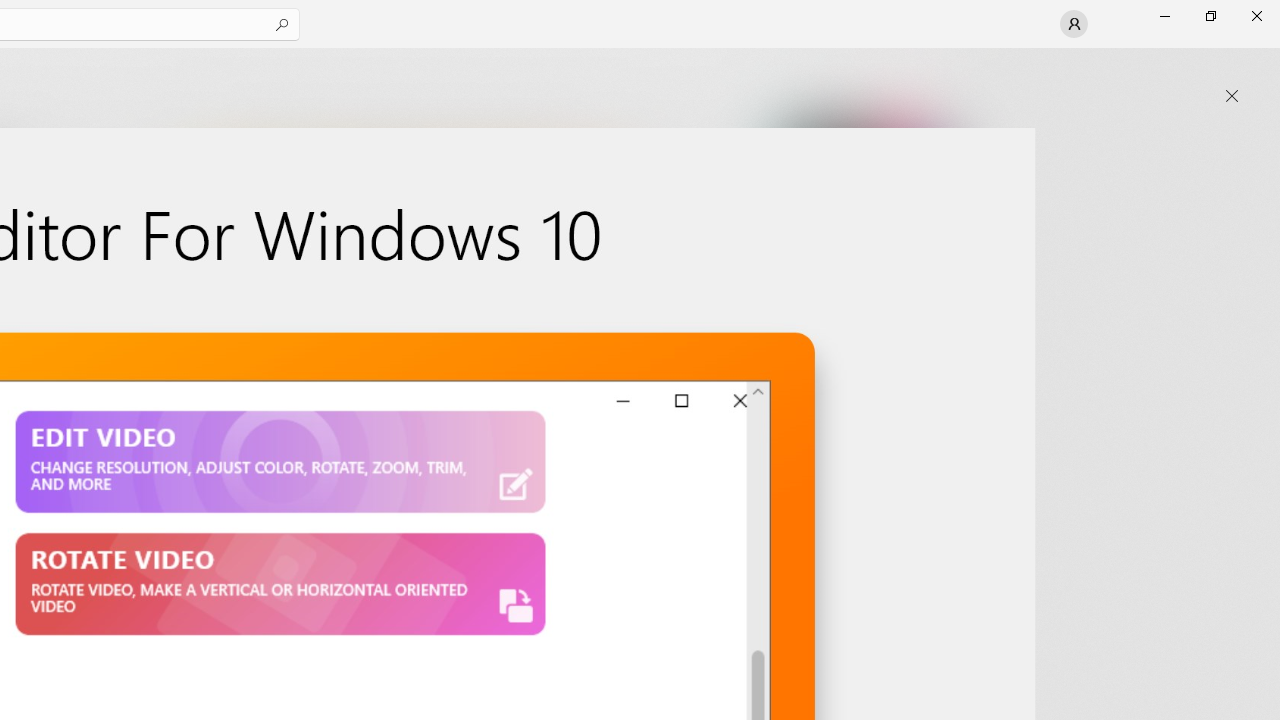 The width and height of the screenshot is (1280, 720). I want to click on 'User profile', so click(1072, 24).